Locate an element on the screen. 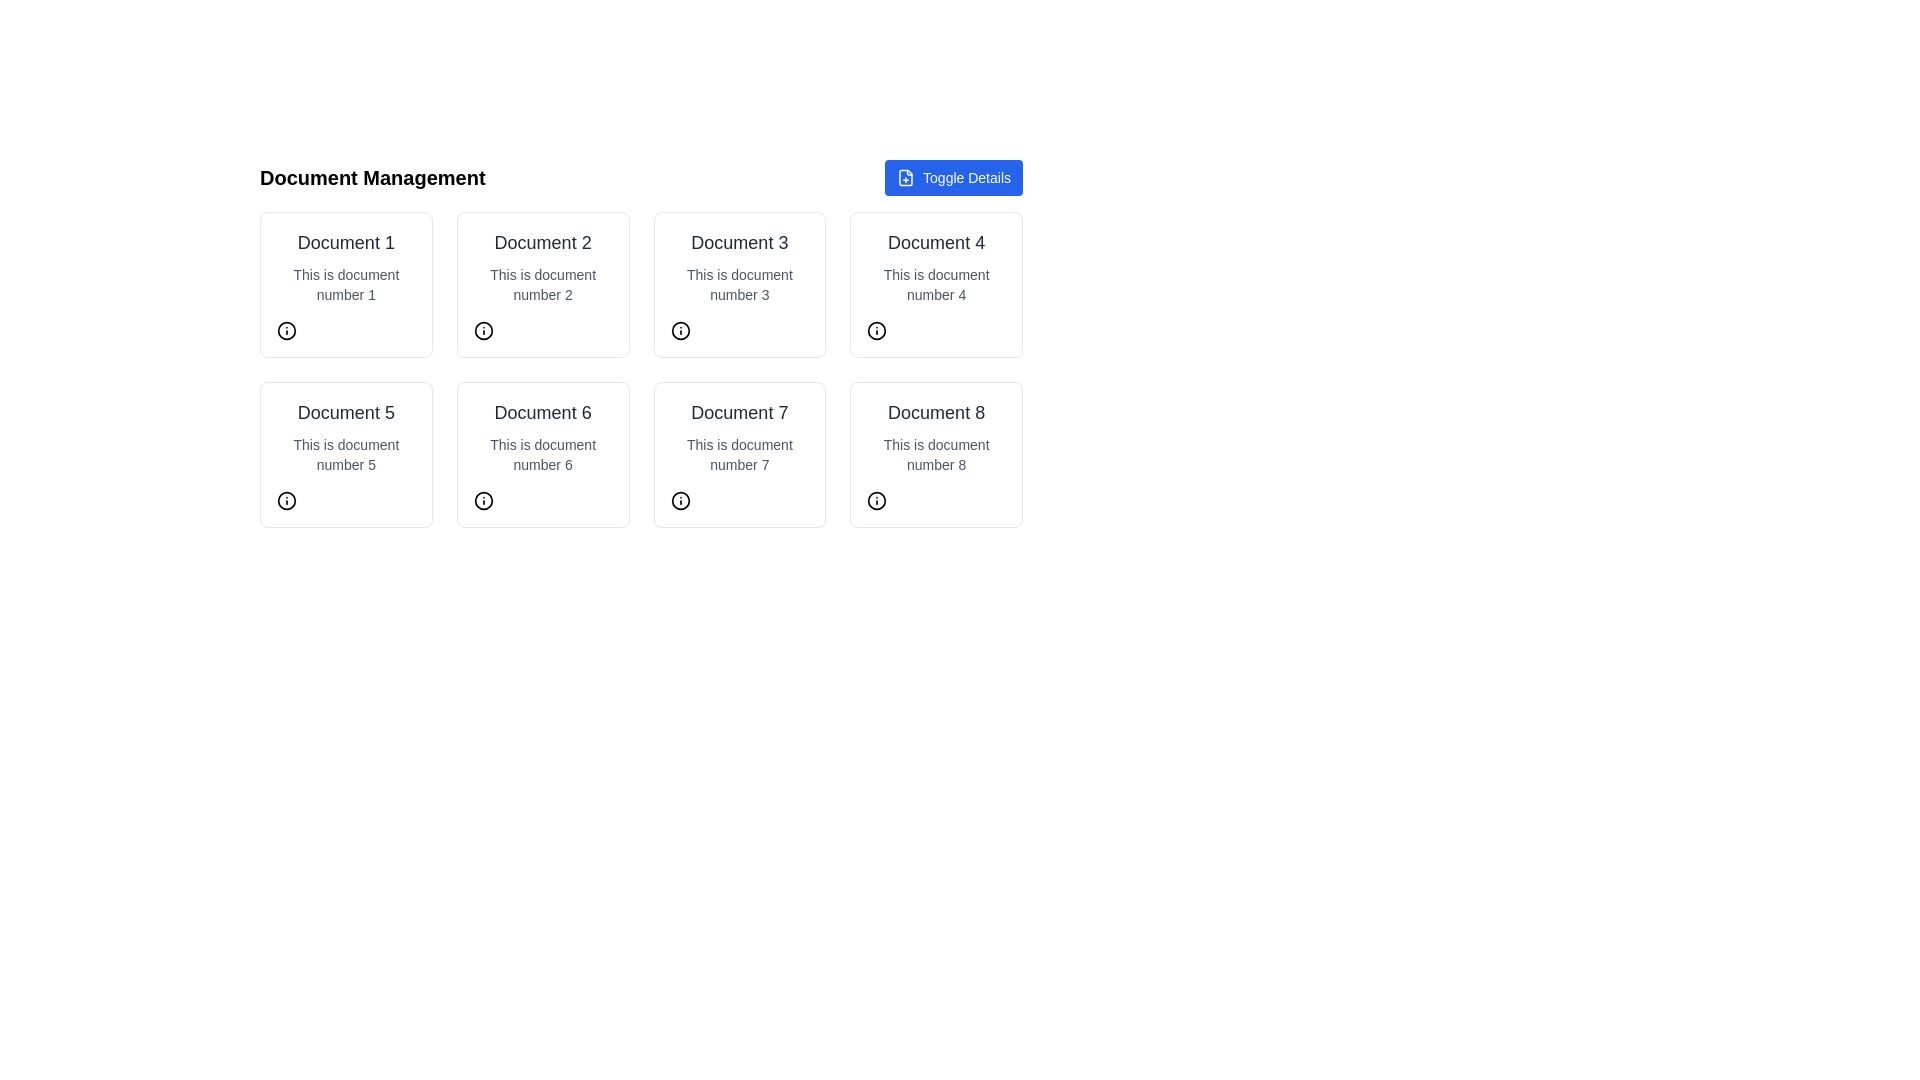  the circular icon with a black border and white inside located in the lower section of the 'Document 2' card is located at coordinates (483, 330).